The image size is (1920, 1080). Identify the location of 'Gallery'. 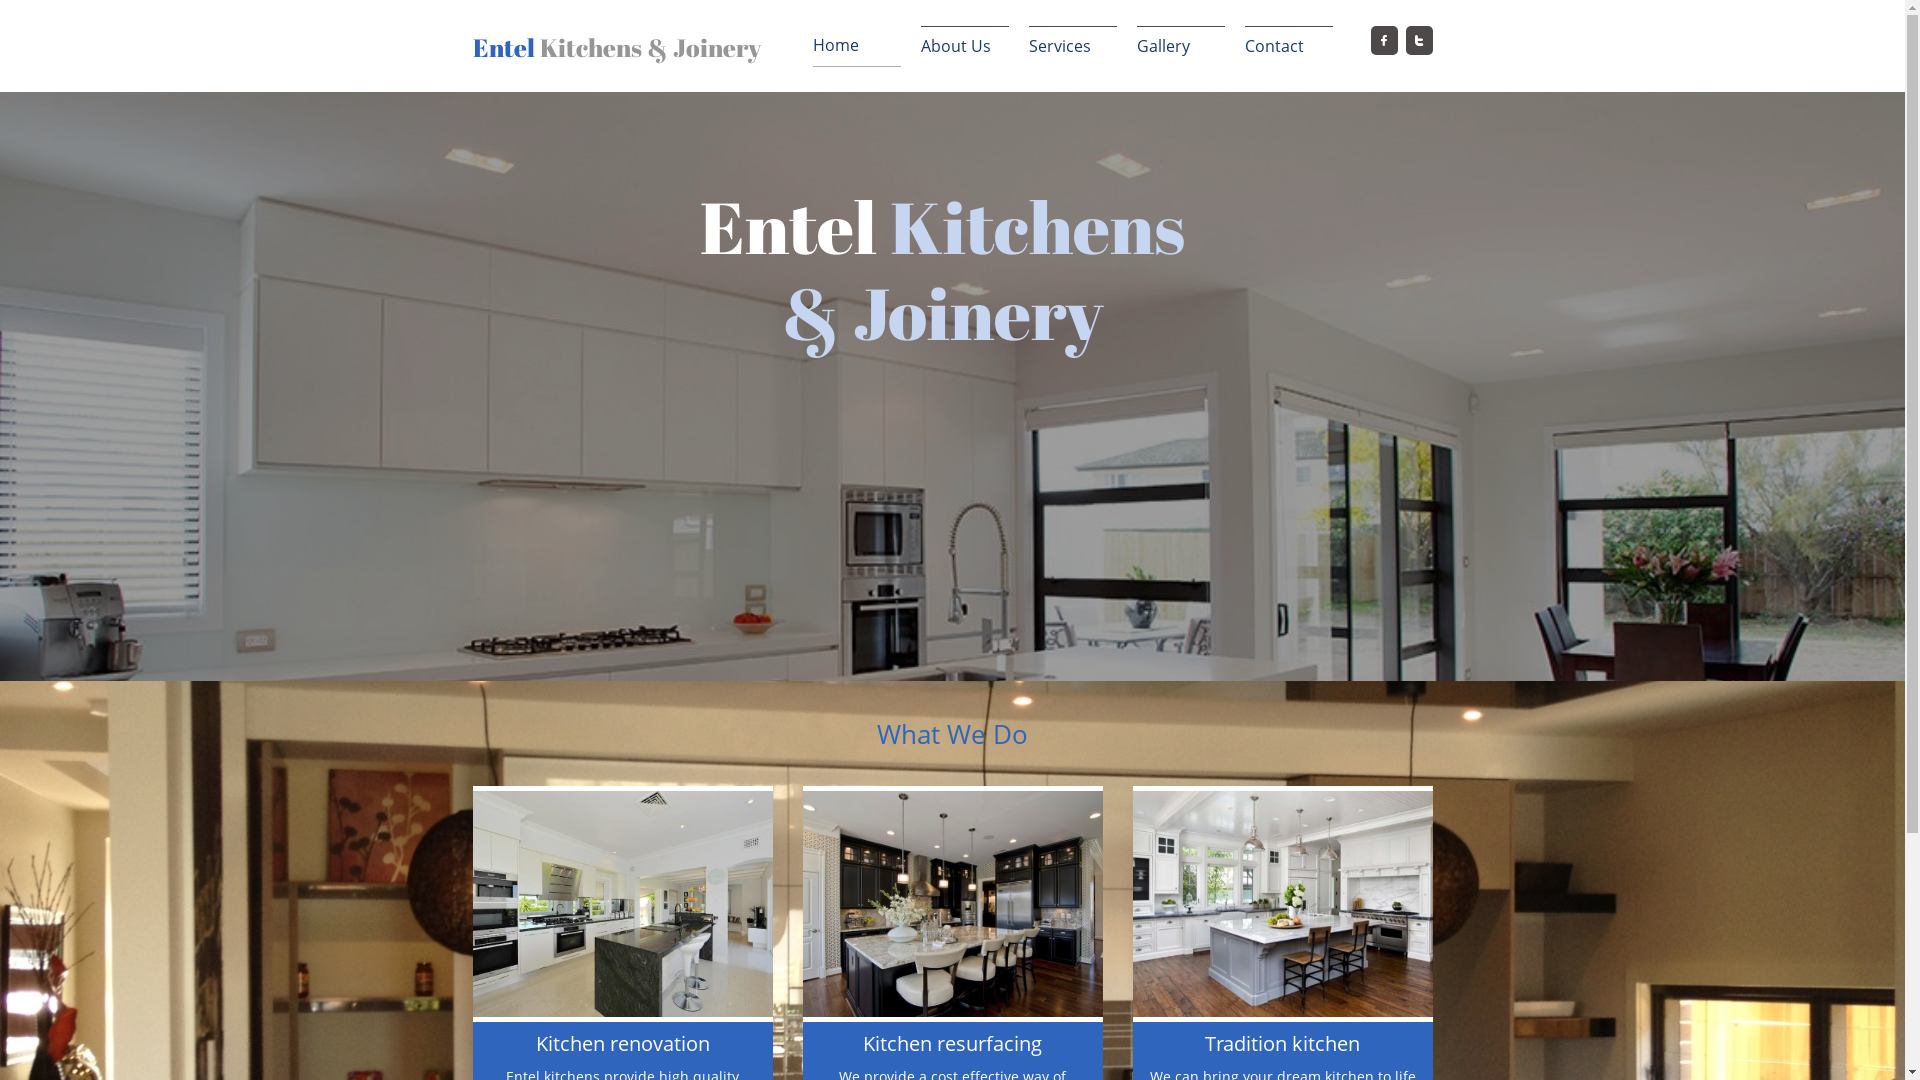
(1180, 45).